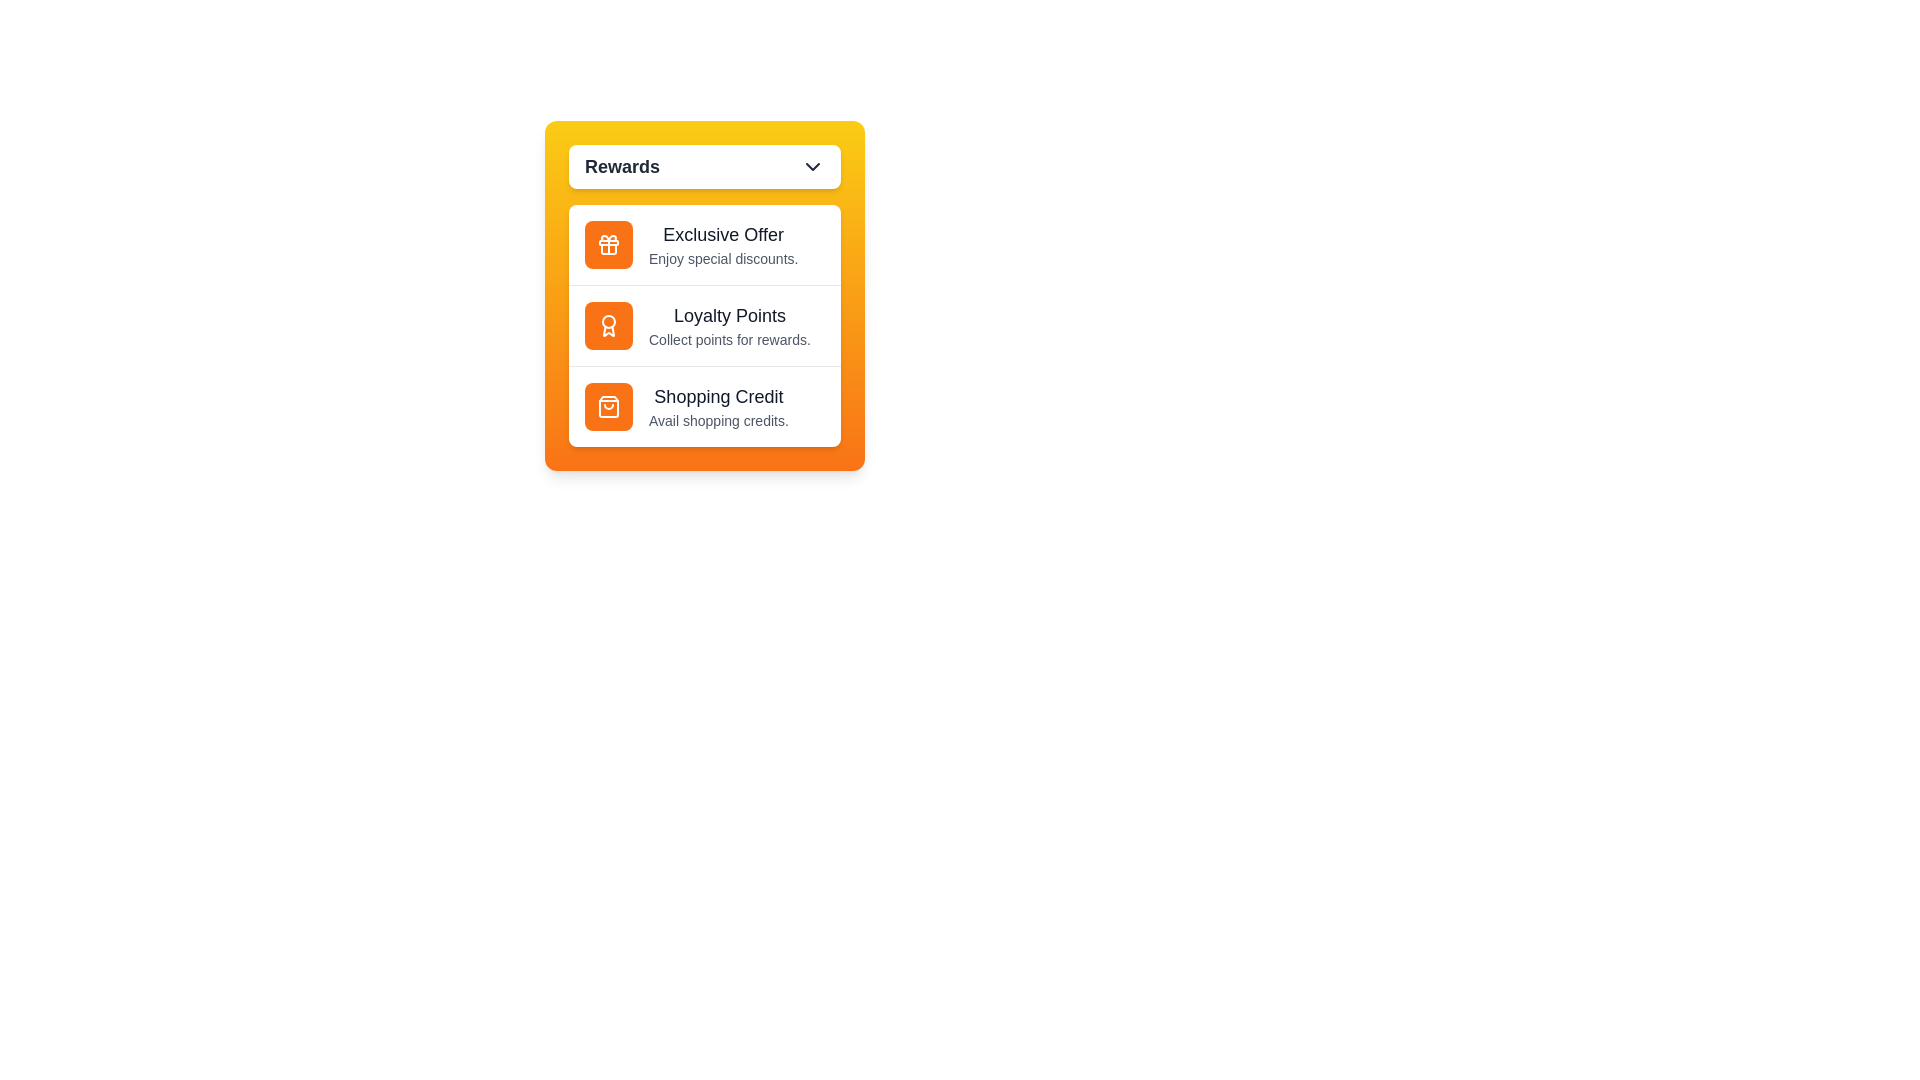  What do you see at coordinates (722, 244) in the screenshot?
I see `details from the Informational Text Block that displays 'Exclusive Offer' and 'Enjoy special discounts.'` at bounding box center [722, 244].